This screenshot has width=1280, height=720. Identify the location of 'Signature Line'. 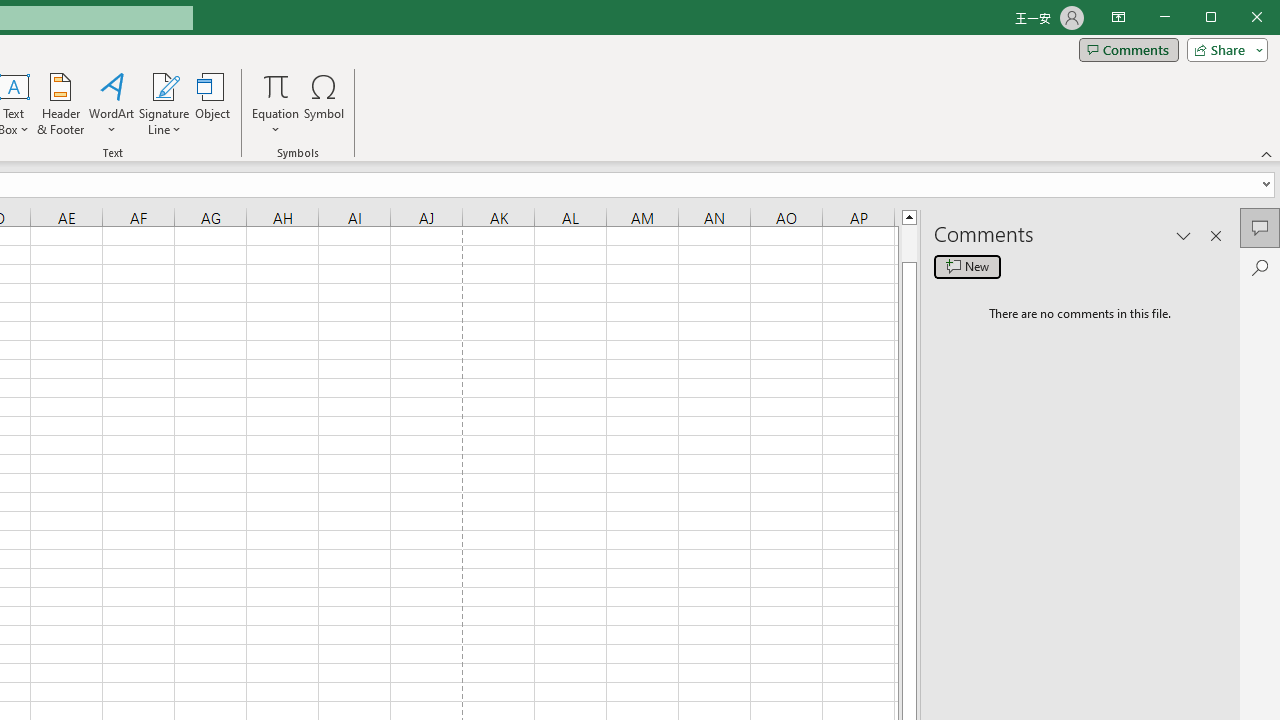
(164, 85).